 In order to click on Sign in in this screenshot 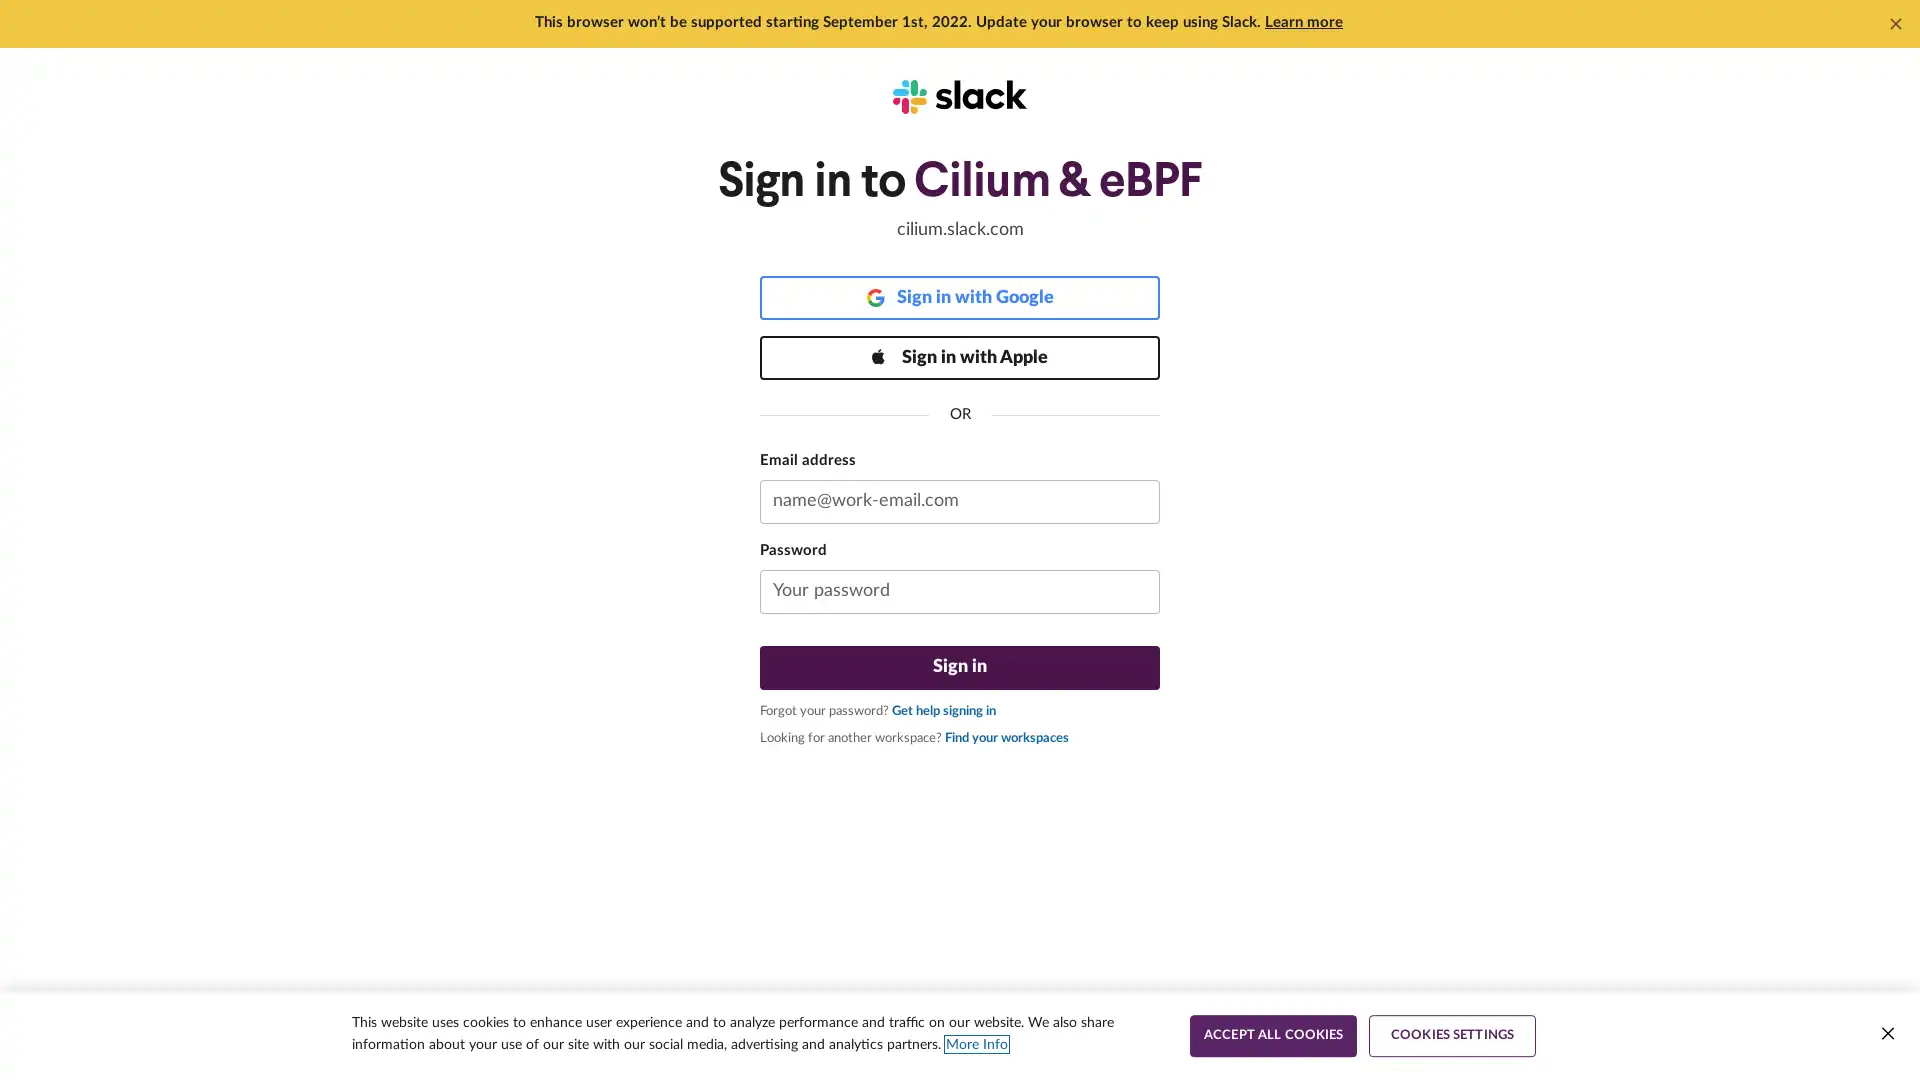, I will do `click(960, 667)`.